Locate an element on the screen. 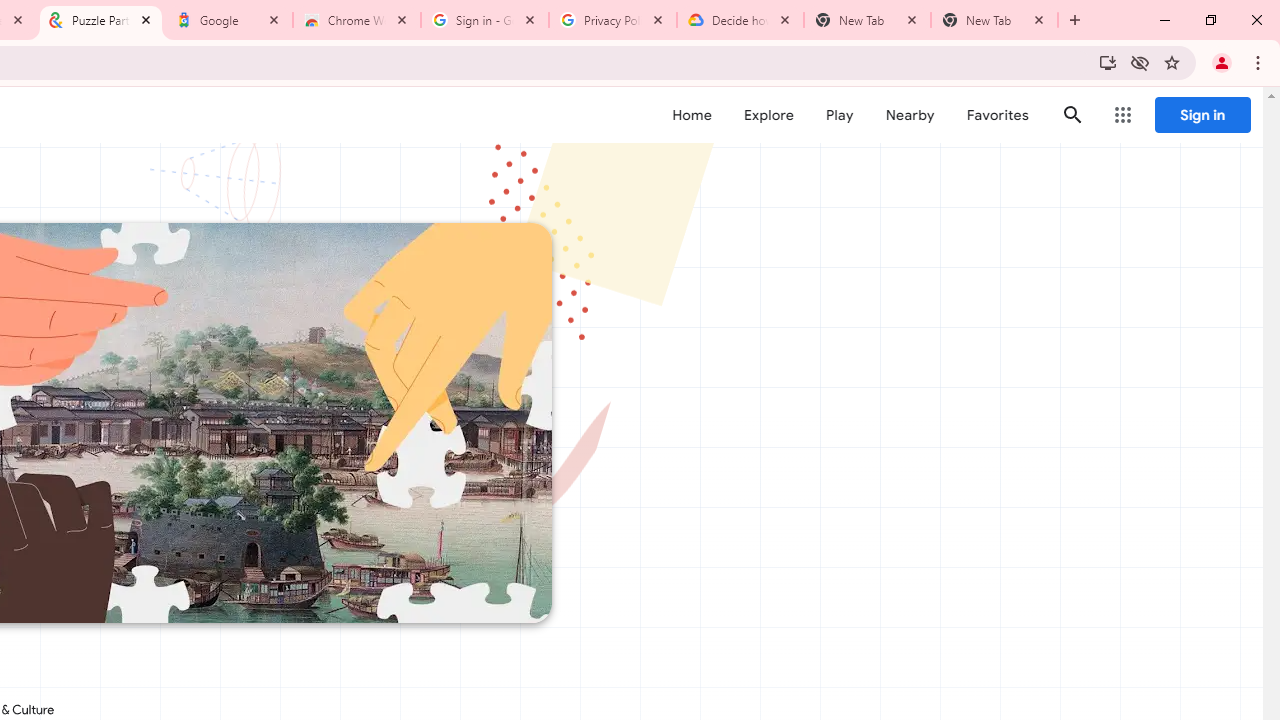 The image size is (1280, 720). 'Install Google Arts & Culture' is located at coordinates (1106, 61).